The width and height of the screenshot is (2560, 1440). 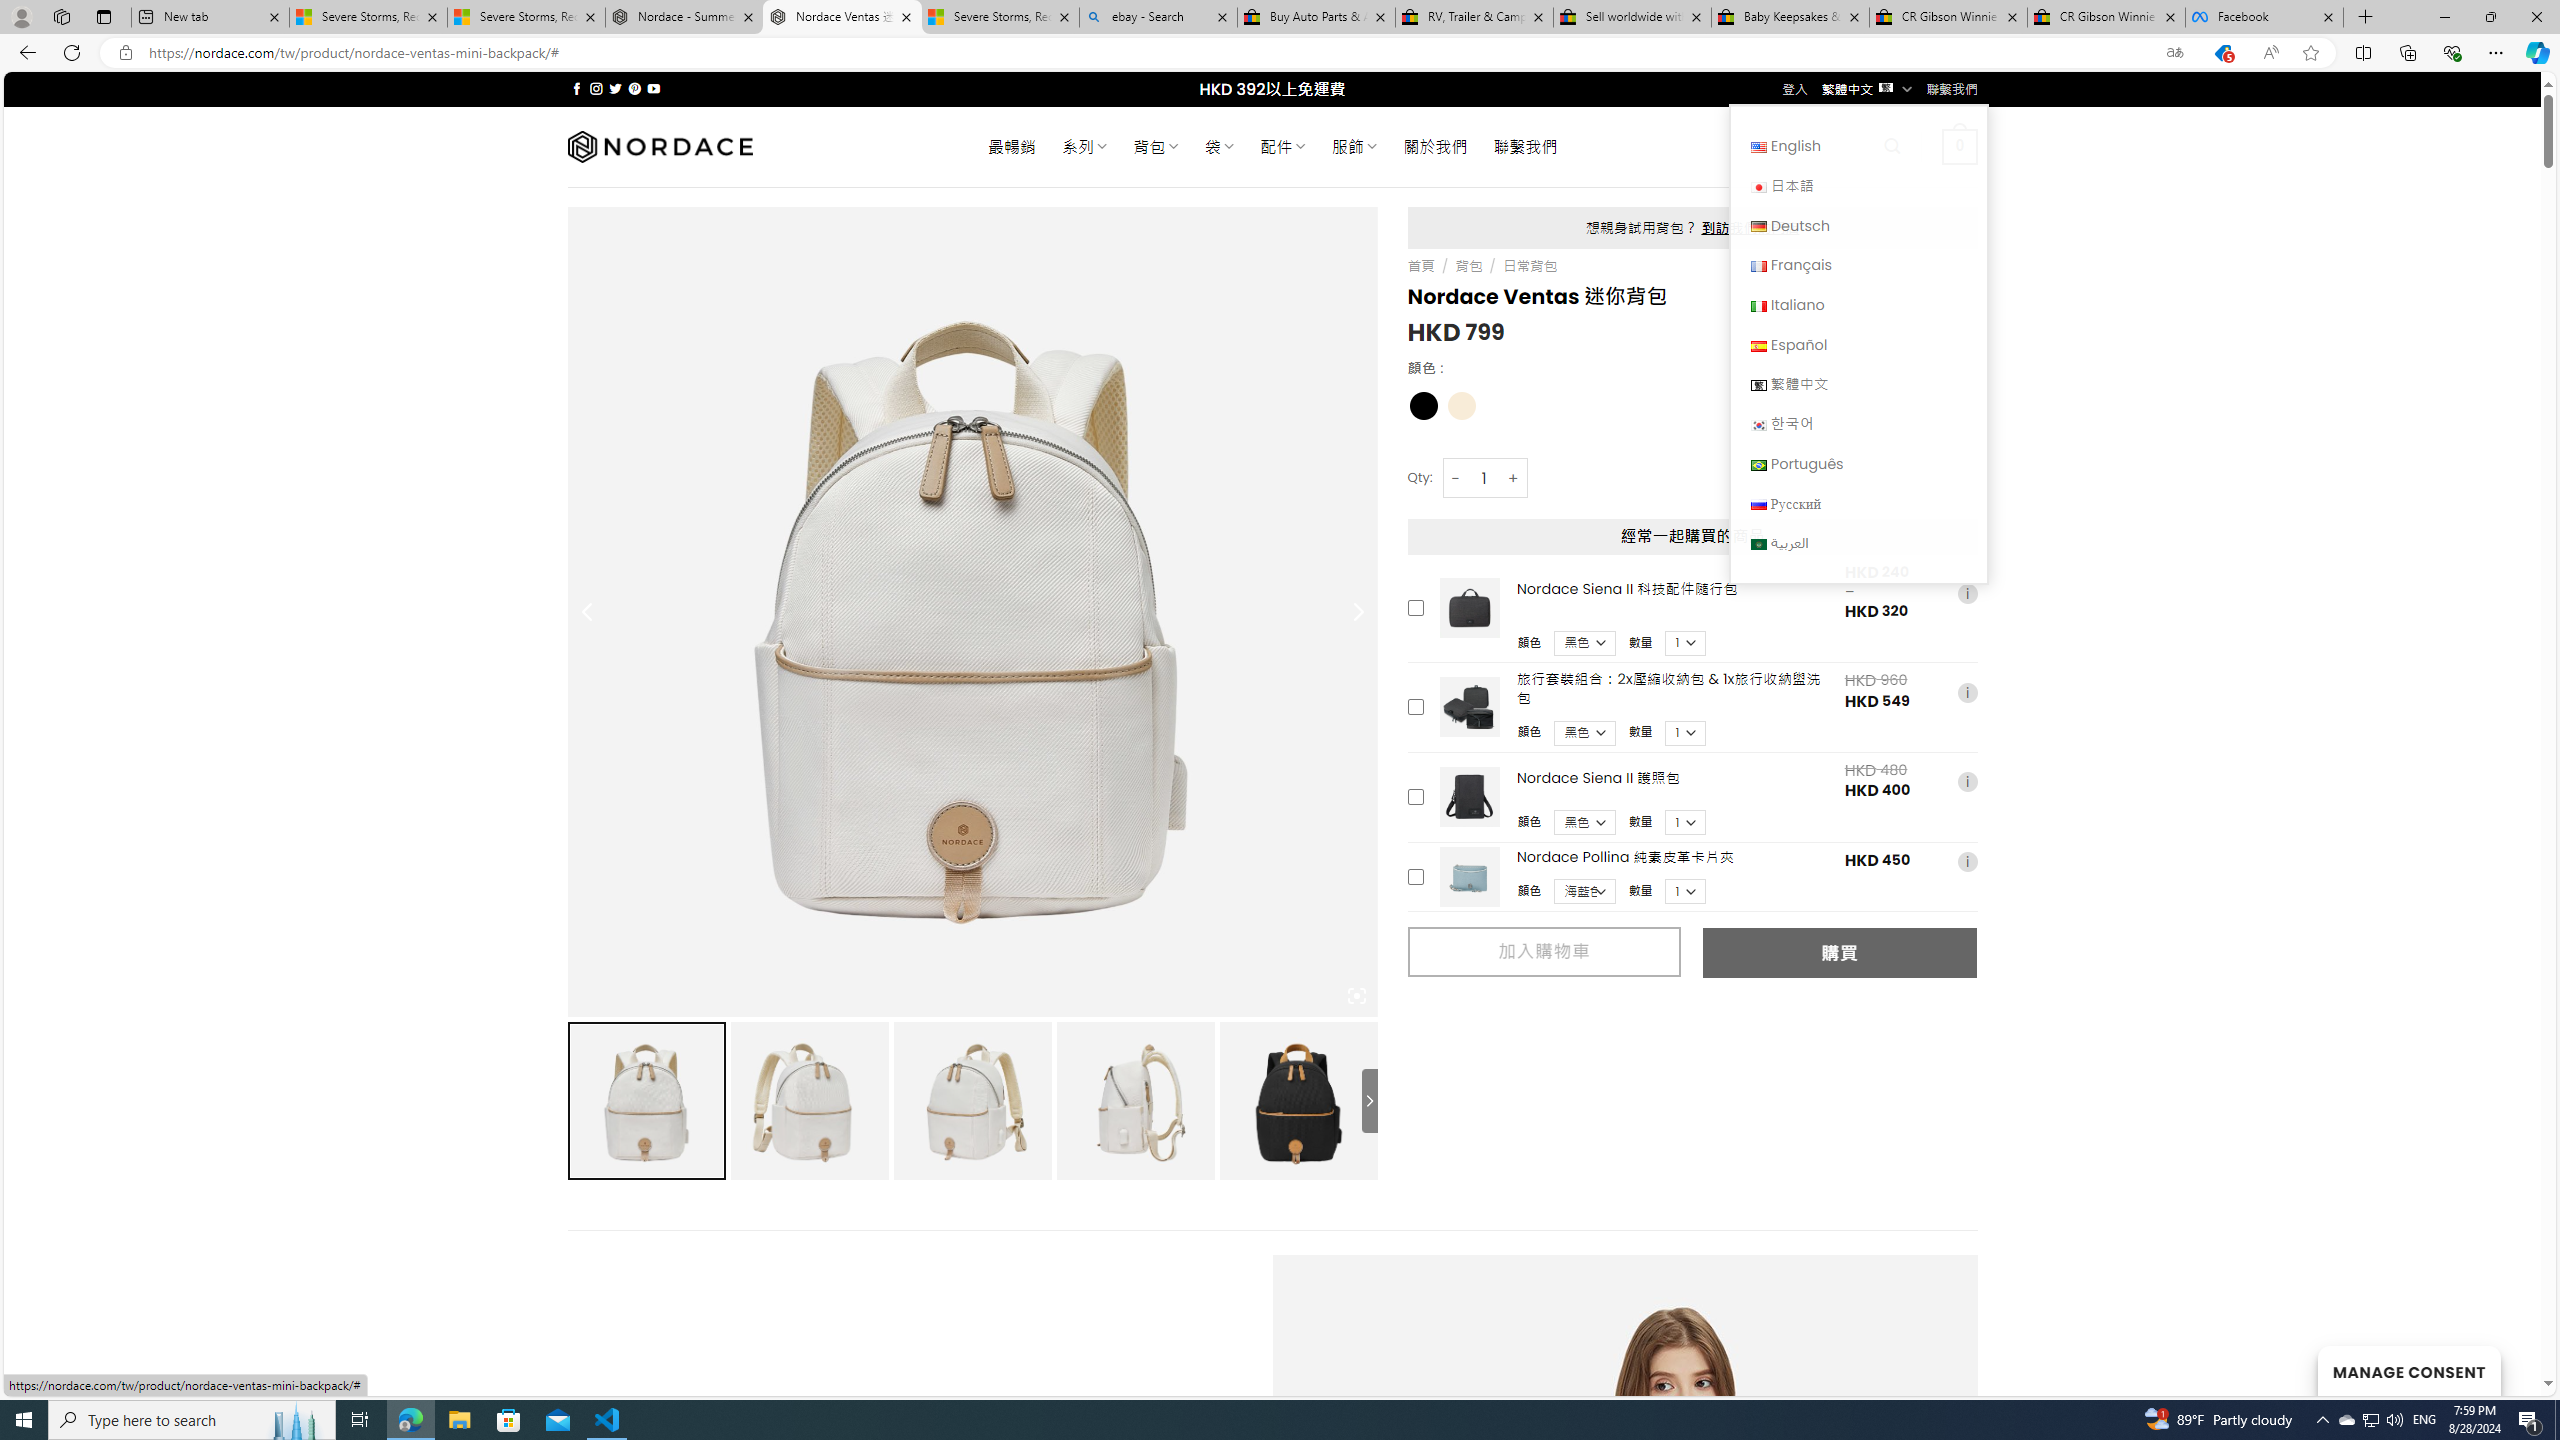 What do you see at coordinates (1960, 145) in the screenshot?
I see `' 0 '` at bounding box center [1960, 145].